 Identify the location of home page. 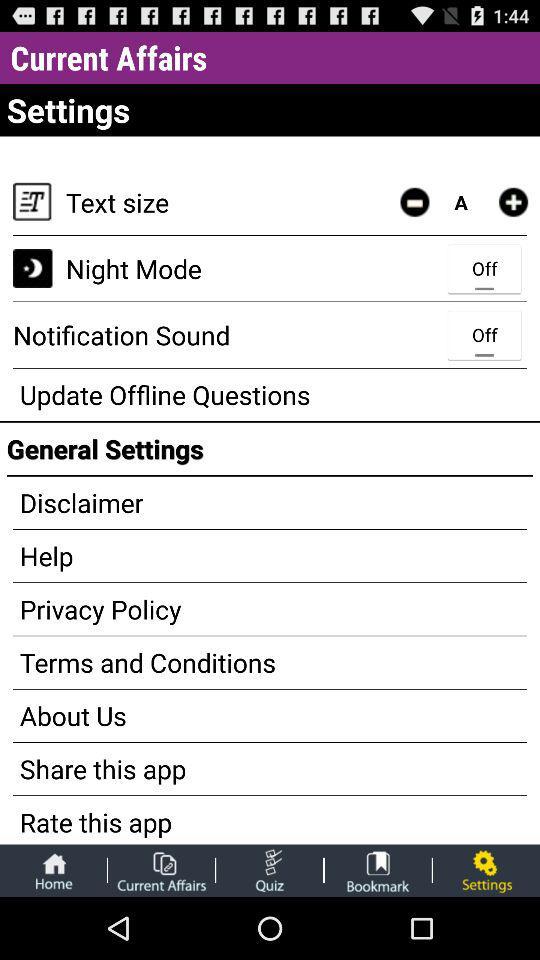
(53, 869).